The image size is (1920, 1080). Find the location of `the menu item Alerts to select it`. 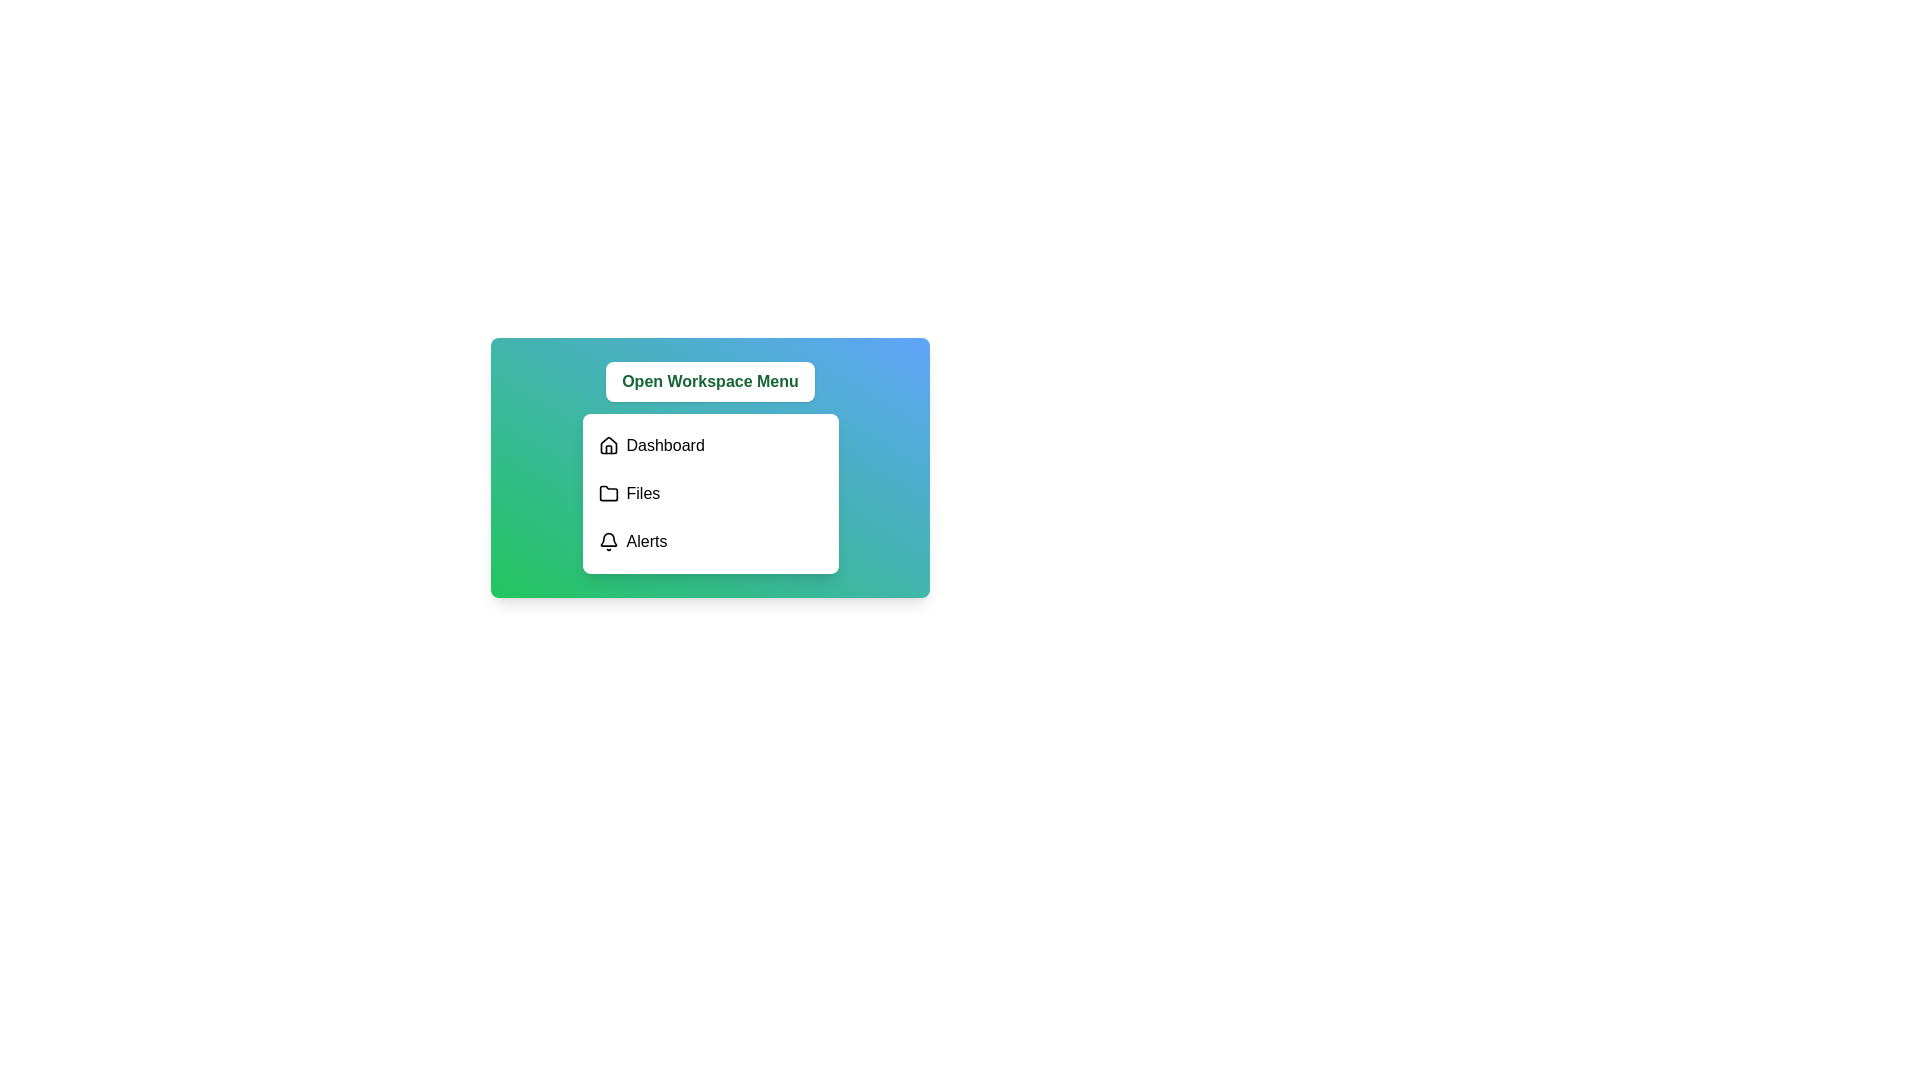

the menu item Alerts to select it is located at coordinates (710, 542).